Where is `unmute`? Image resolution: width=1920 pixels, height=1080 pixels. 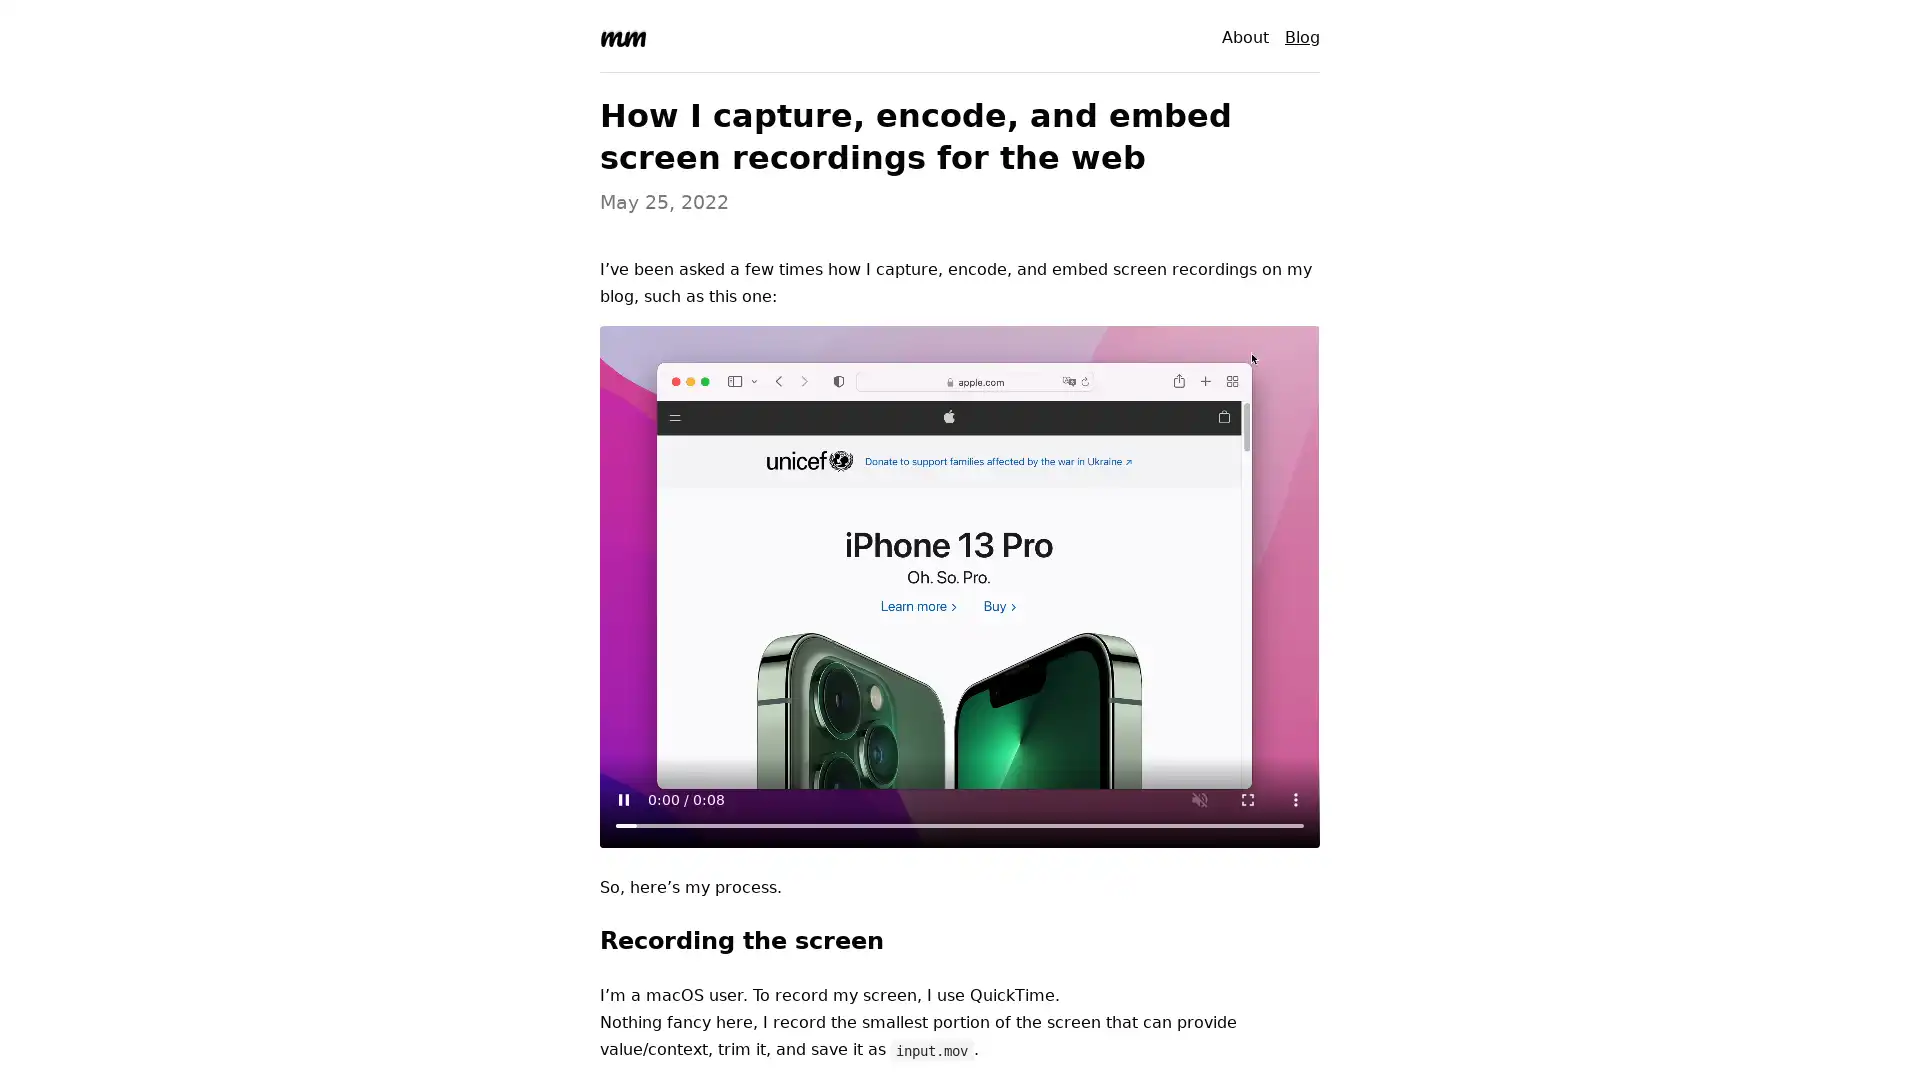 unmute is located at coordinates (1200, 798).